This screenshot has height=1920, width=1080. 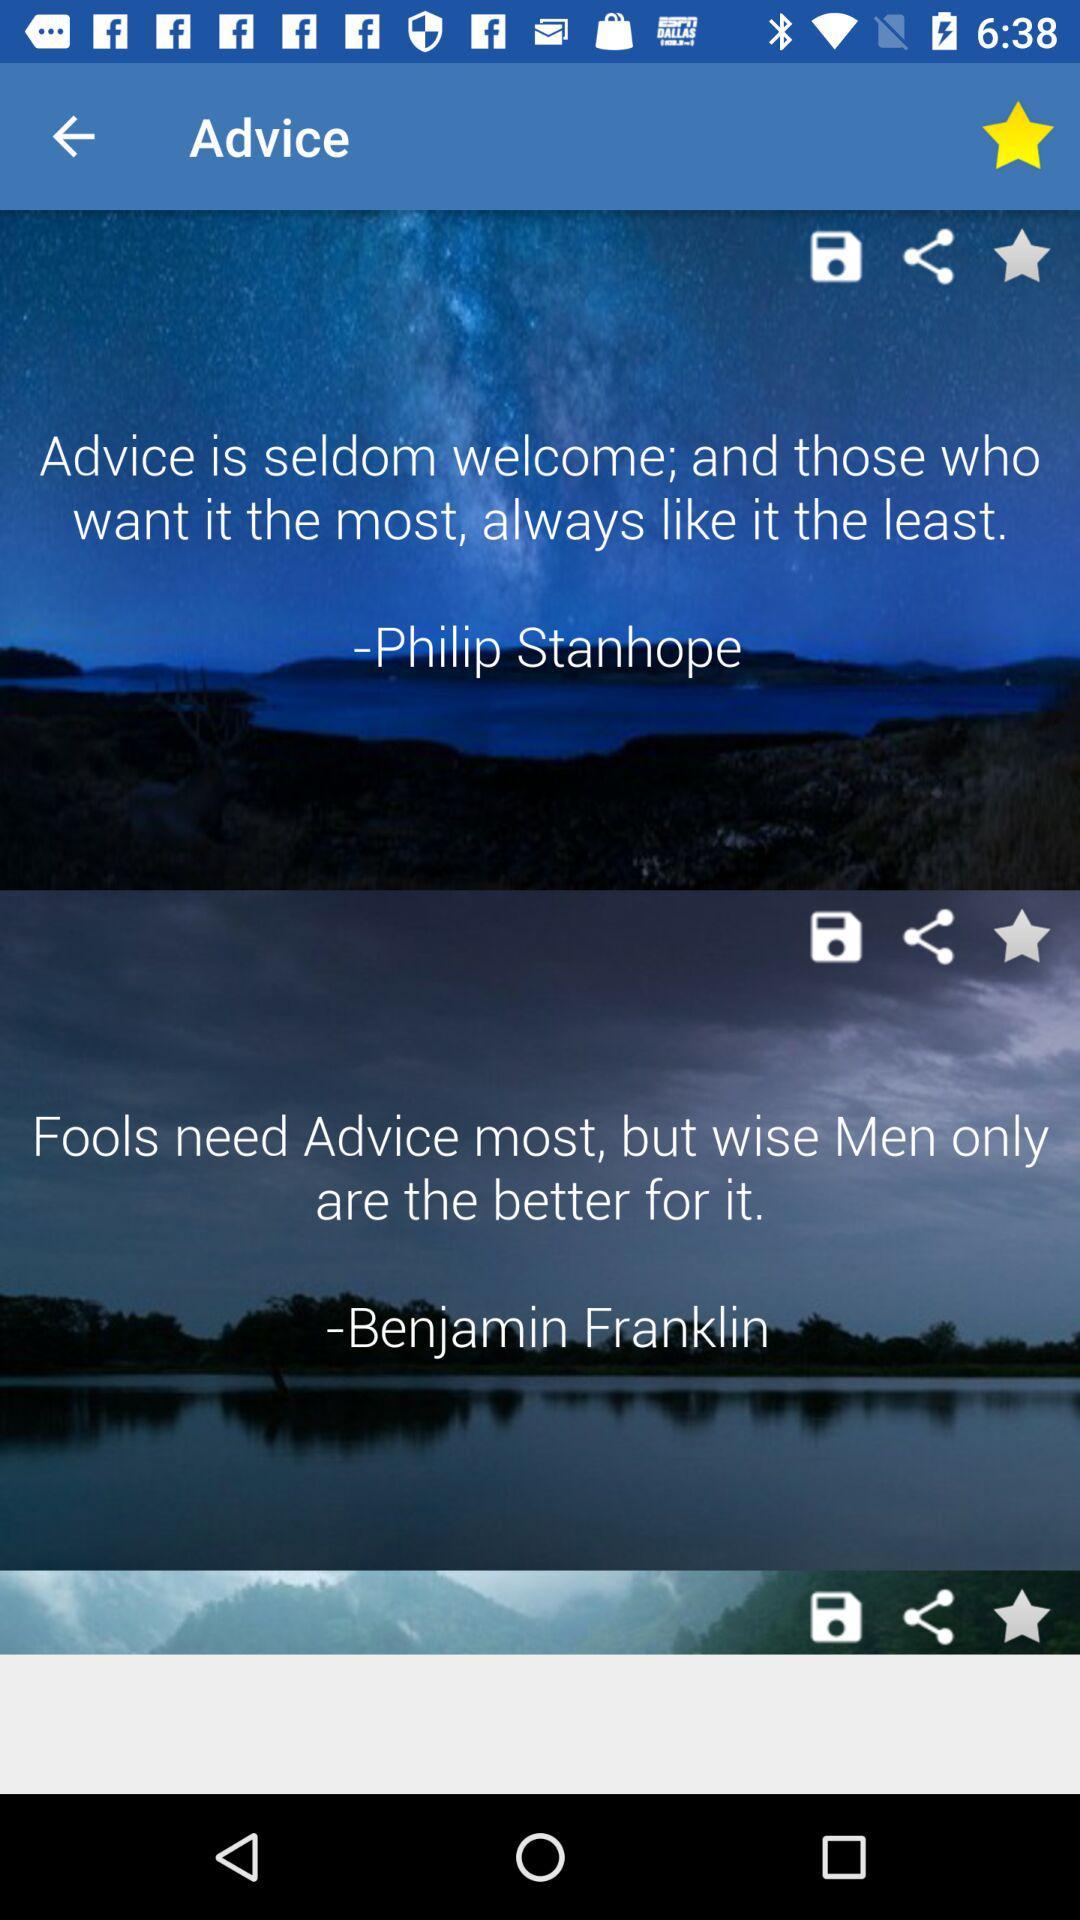 I want to click on mark as favourite, so click(x=1017, y=135).